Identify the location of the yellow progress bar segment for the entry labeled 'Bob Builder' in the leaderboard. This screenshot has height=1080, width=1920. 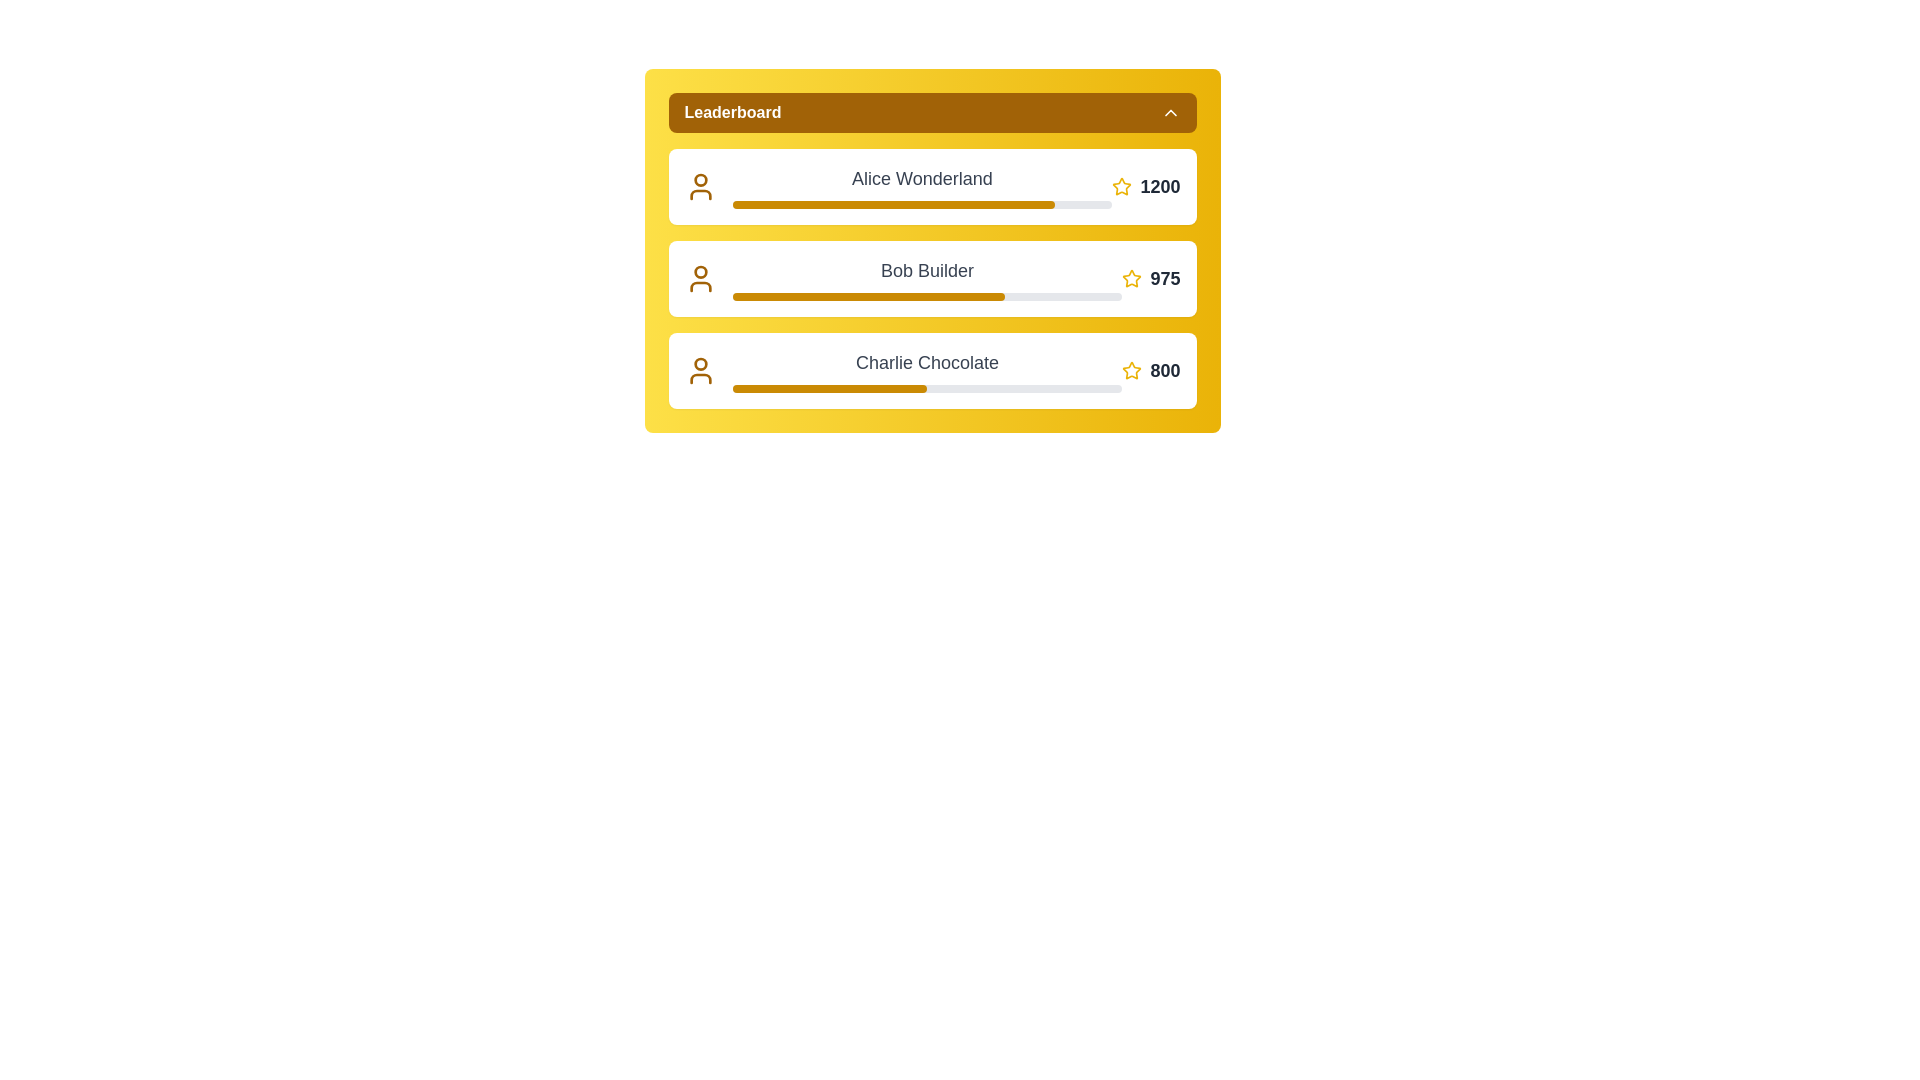
(868, 297).